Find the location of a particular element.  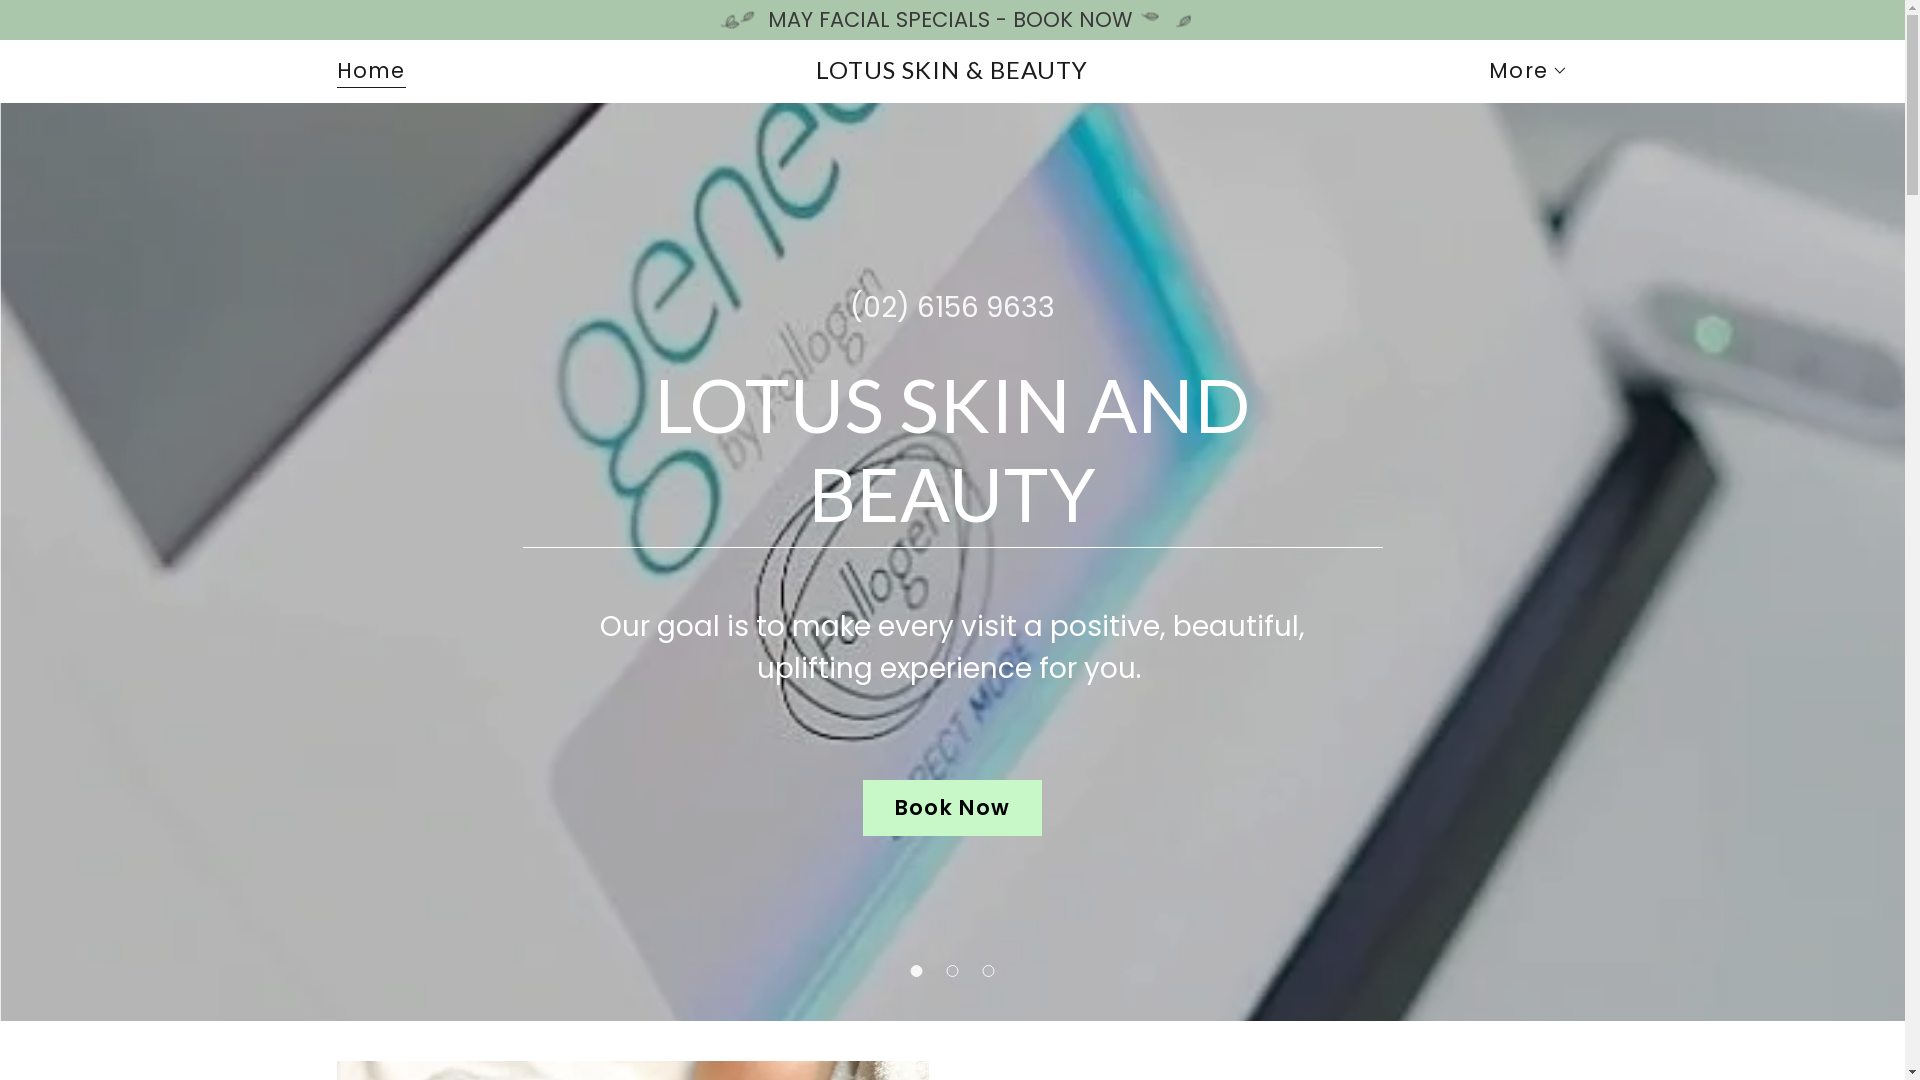

'More' is located at coordinates (1527, 69).